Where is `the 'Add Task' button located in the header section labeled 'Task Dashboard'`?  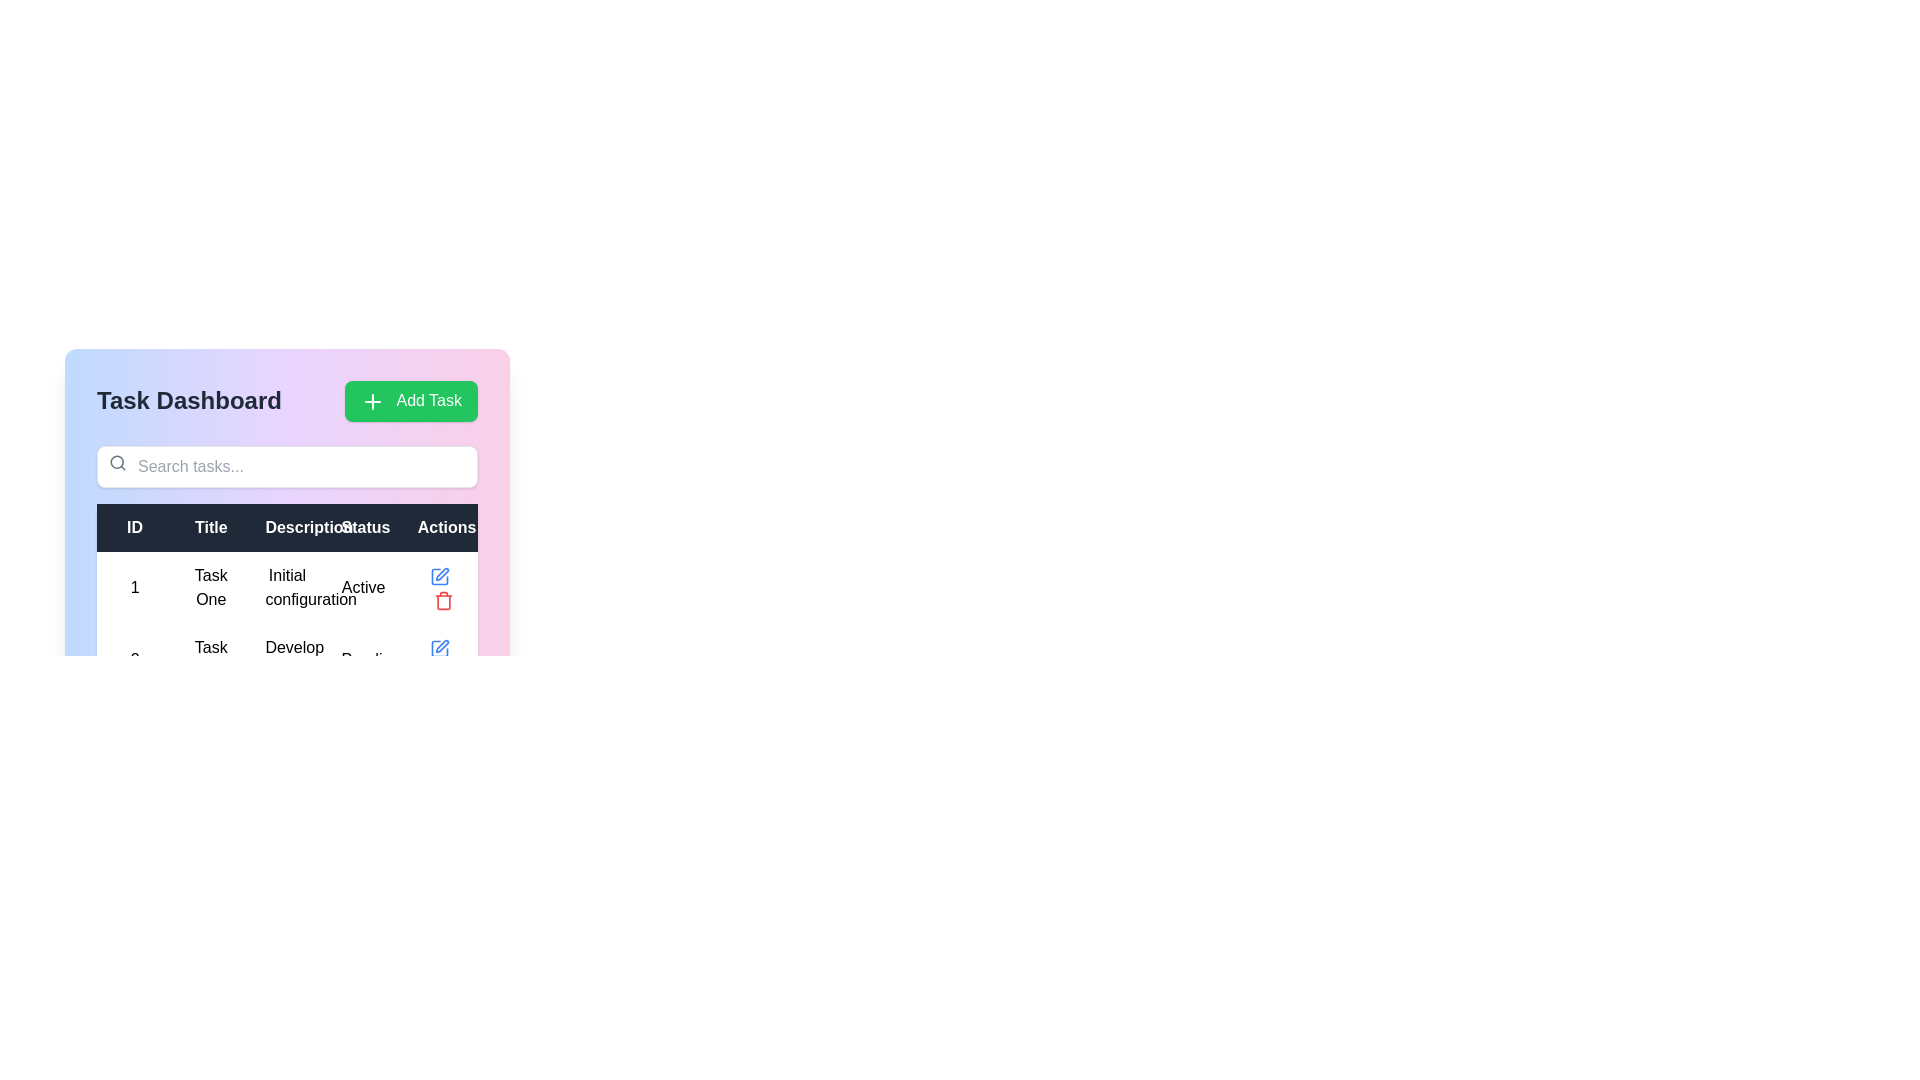 the 'Add Task' button located in the header section labeled 'Task Dashboard' is located at coordinates (410, 401).